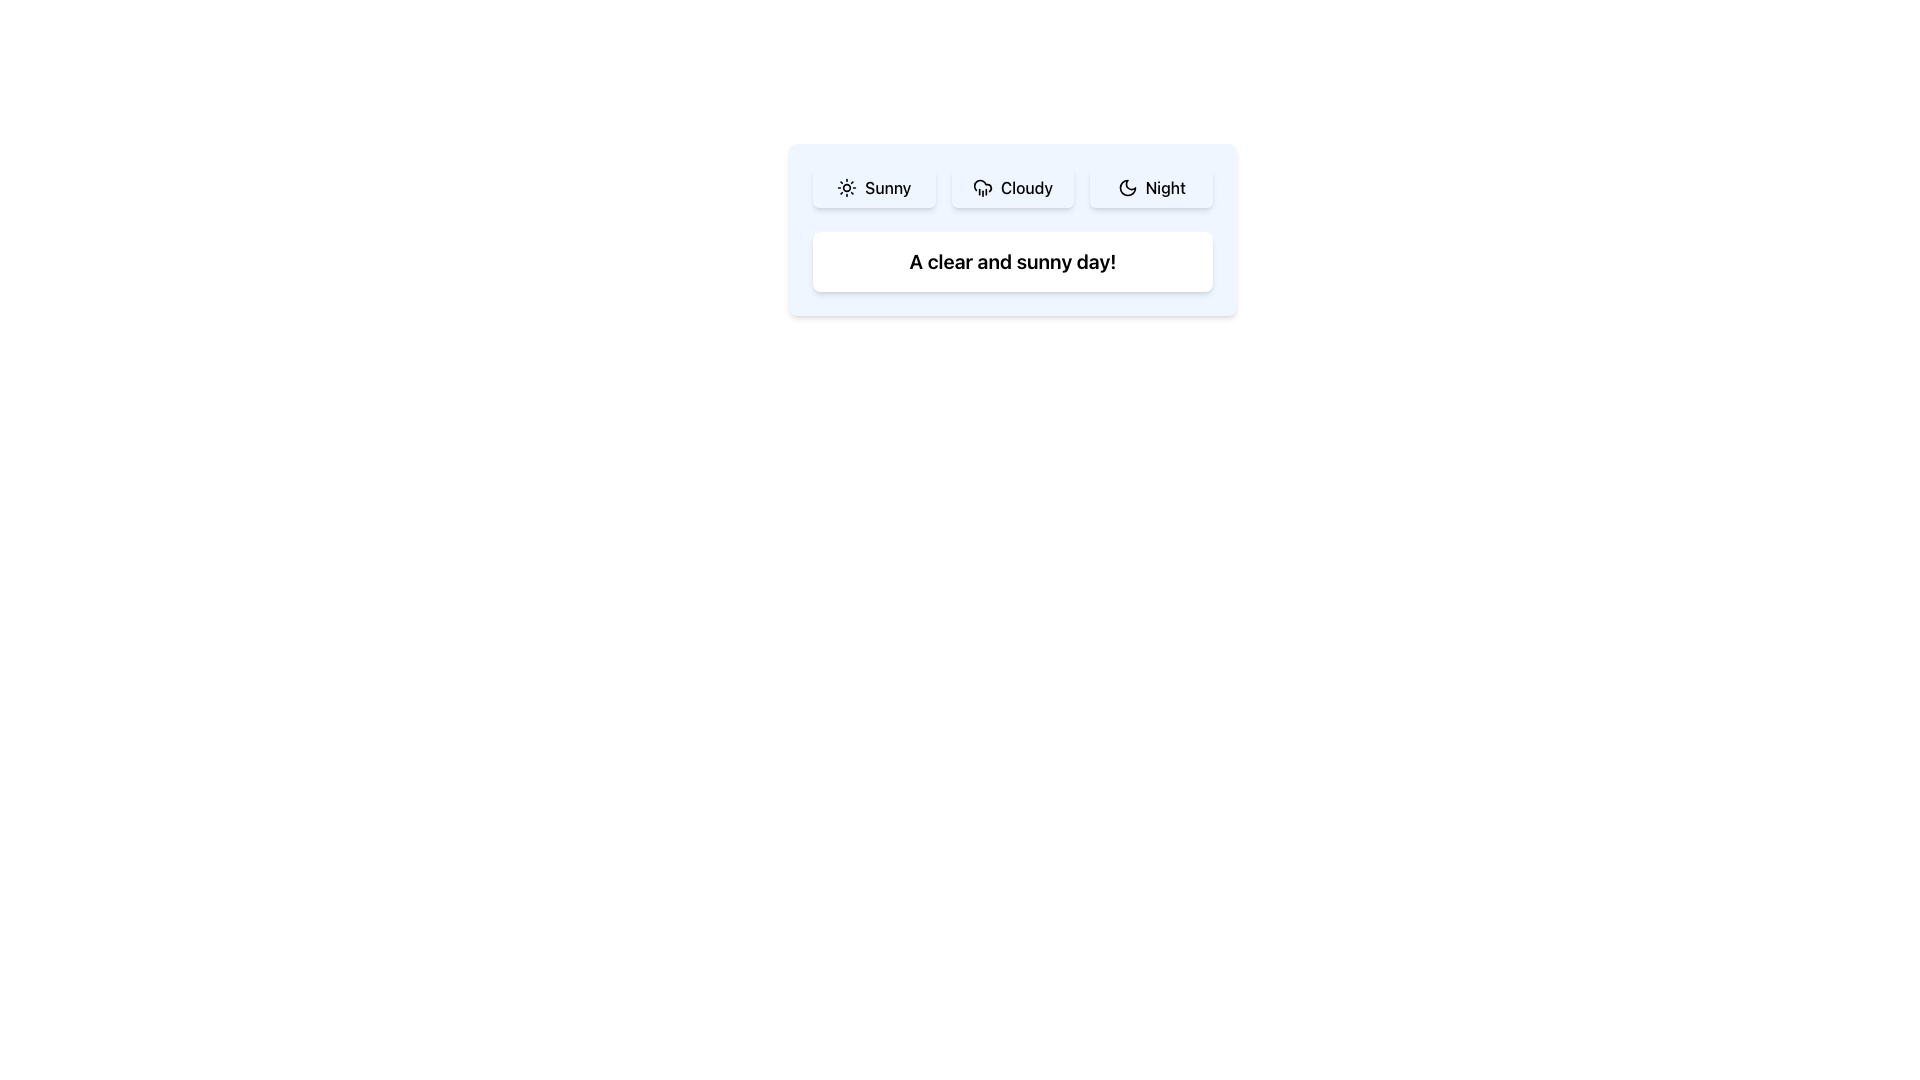 This screenshot has width=1920, height=1080. What do you see at coordinates (982, 188) in the screenshot?
I see `the 'Cloudy' weather icon in the selection menu, which represents cloudy with rain` at bounding box center [982, 188].